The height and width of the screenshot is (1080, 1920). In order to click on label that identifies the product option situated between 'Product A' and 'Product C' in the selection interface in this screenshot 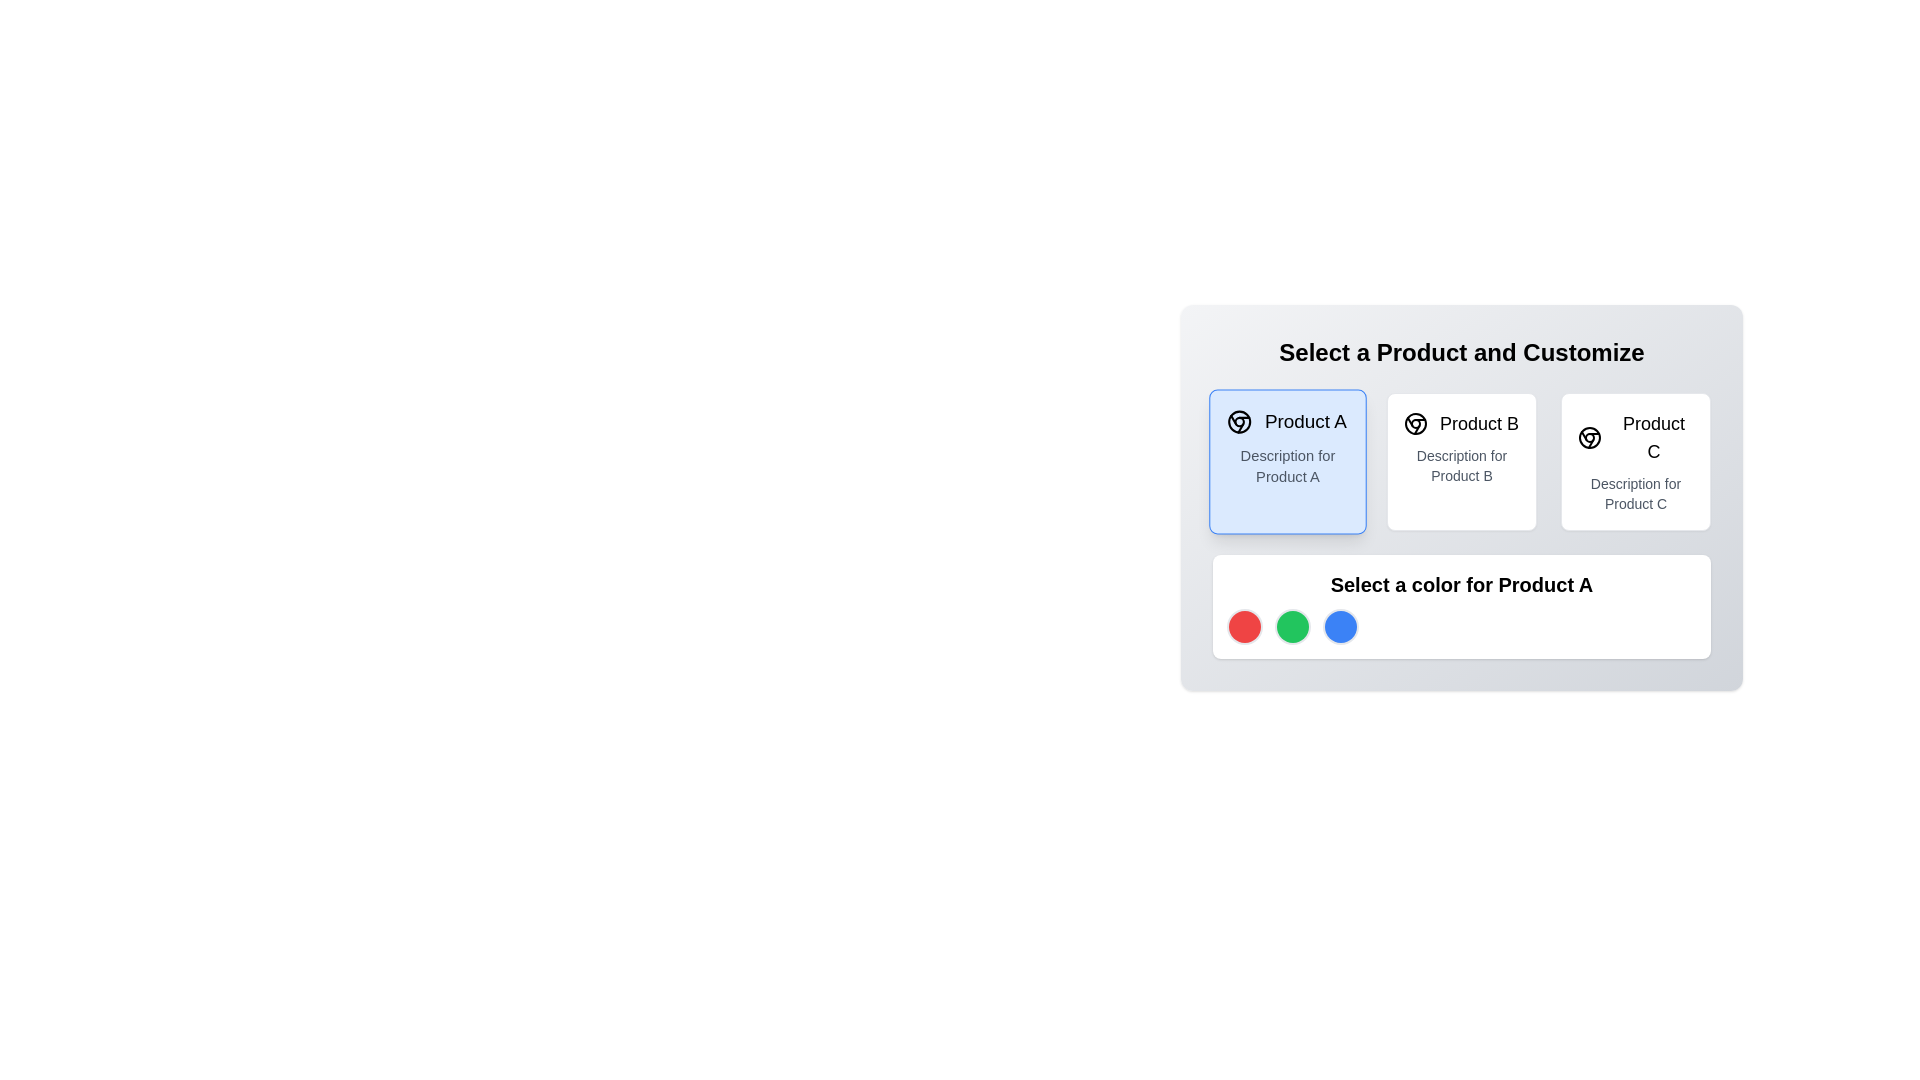, I will do `click(1462, 423)`.